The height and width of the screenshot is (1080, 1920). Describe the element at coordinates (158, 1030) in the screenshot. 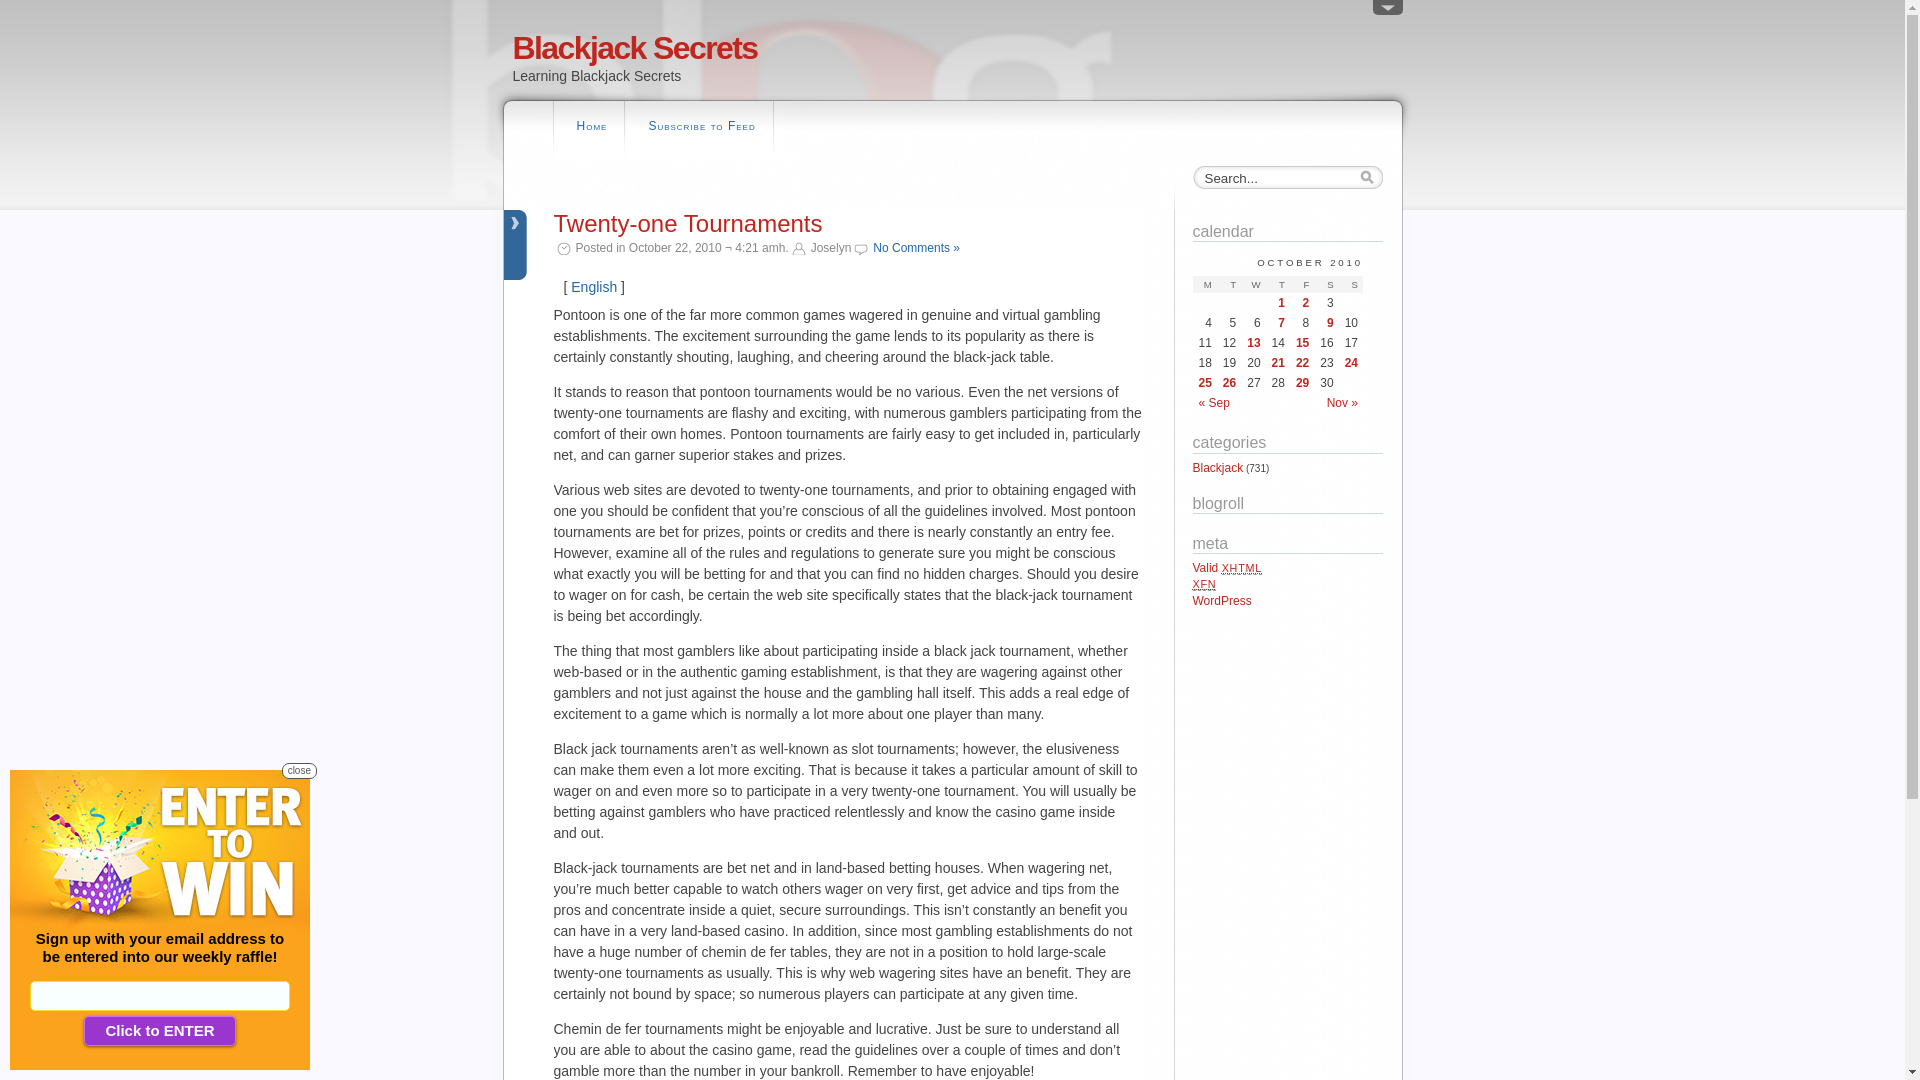

I see `'Click to ENTER'` at that location.